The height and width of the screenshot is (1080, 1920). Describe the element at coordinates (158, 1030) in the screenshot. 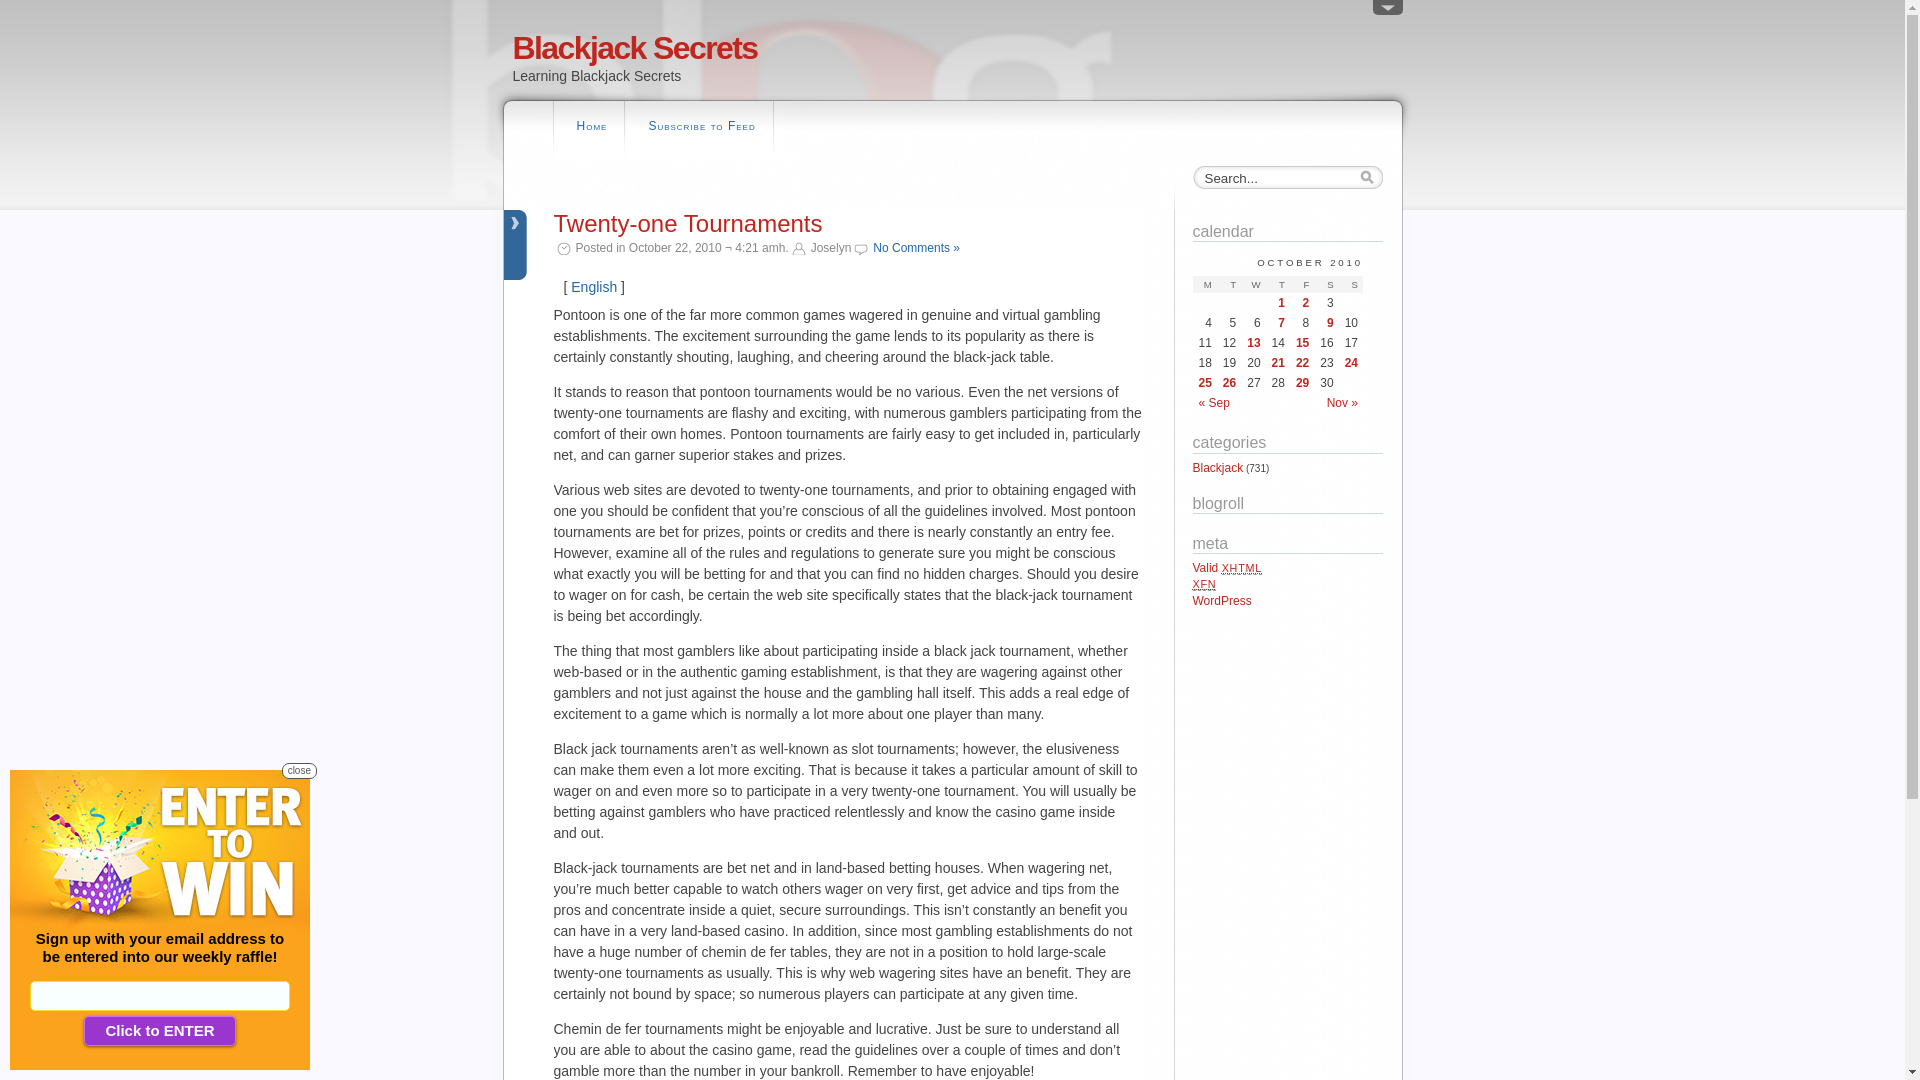

I see `'Click to ENTER'` at that location.